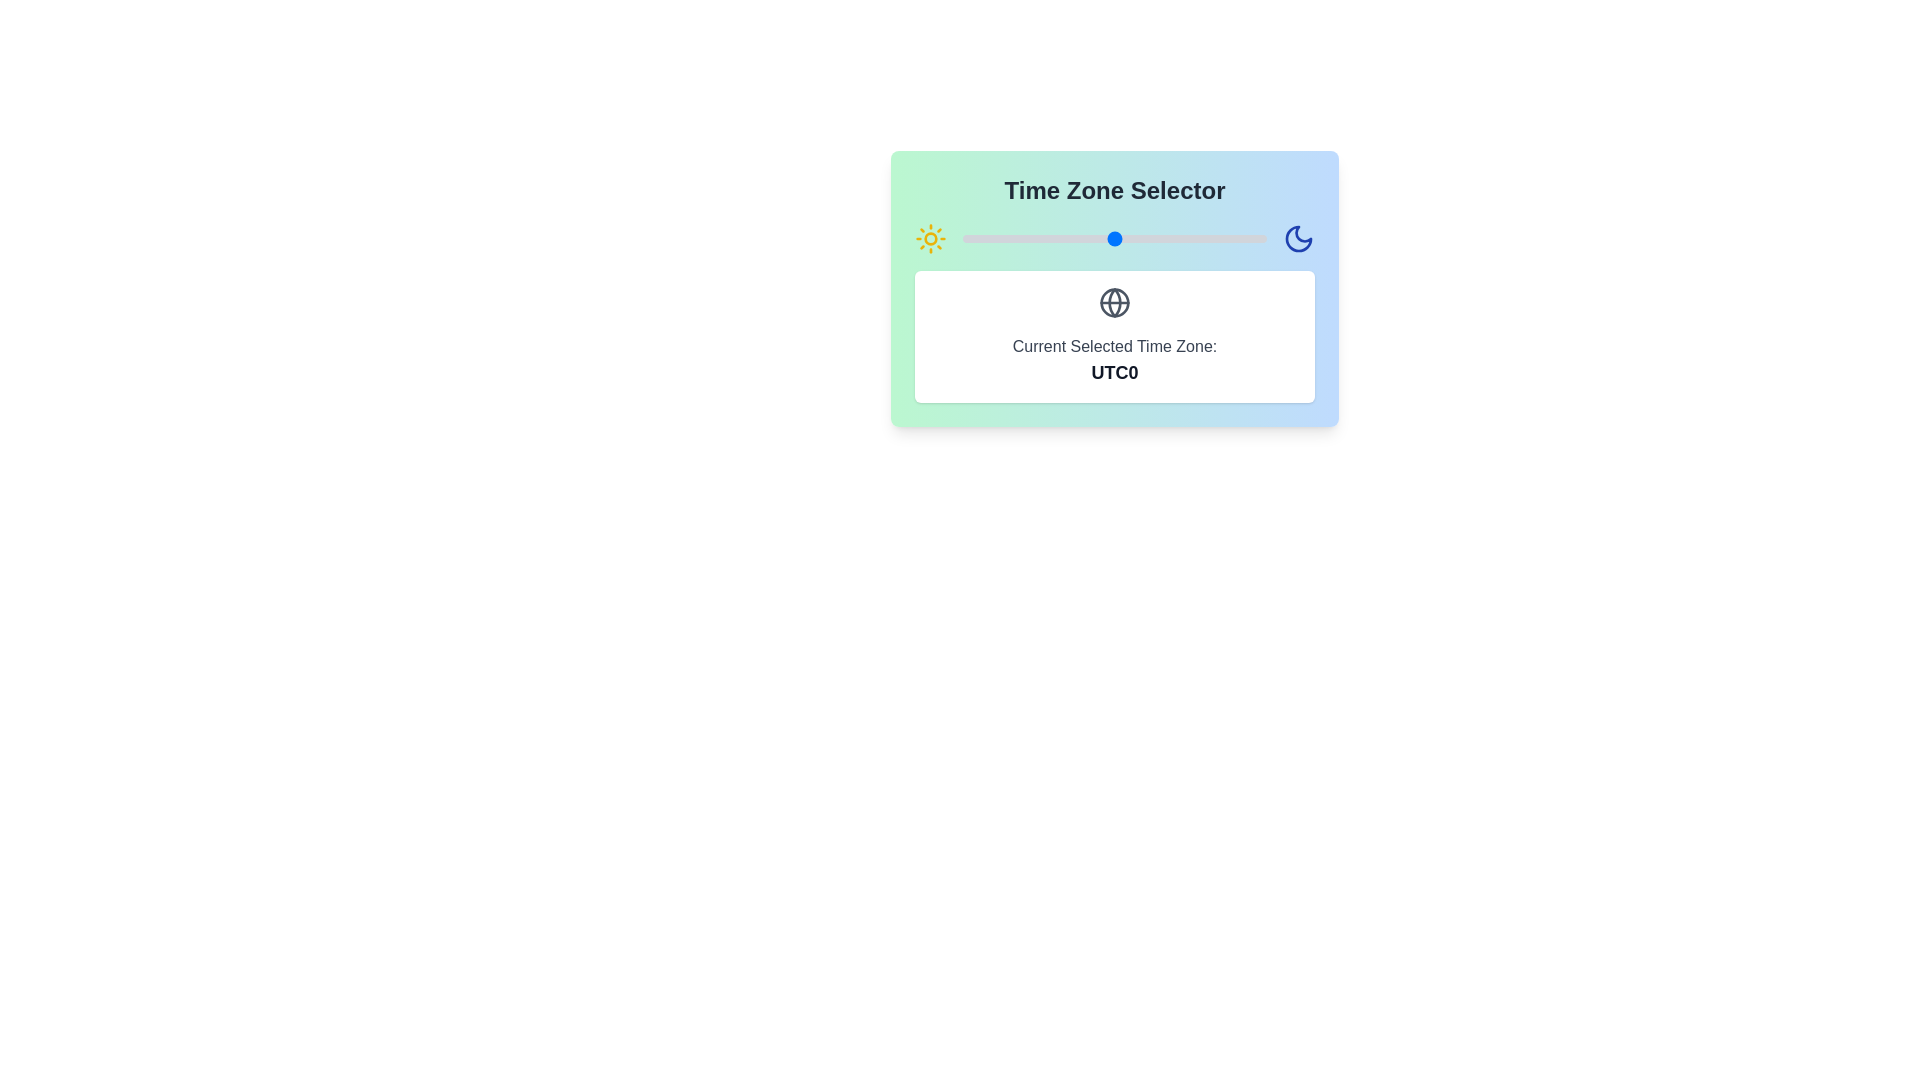 This screenshot has height=1080, width=1920. Describe the element at coordinates (1299, 238) in the screenshot. I see `the moon icon with a blue stroke color located at the top right corner of the 'Time Zone Selector' box` at that location.